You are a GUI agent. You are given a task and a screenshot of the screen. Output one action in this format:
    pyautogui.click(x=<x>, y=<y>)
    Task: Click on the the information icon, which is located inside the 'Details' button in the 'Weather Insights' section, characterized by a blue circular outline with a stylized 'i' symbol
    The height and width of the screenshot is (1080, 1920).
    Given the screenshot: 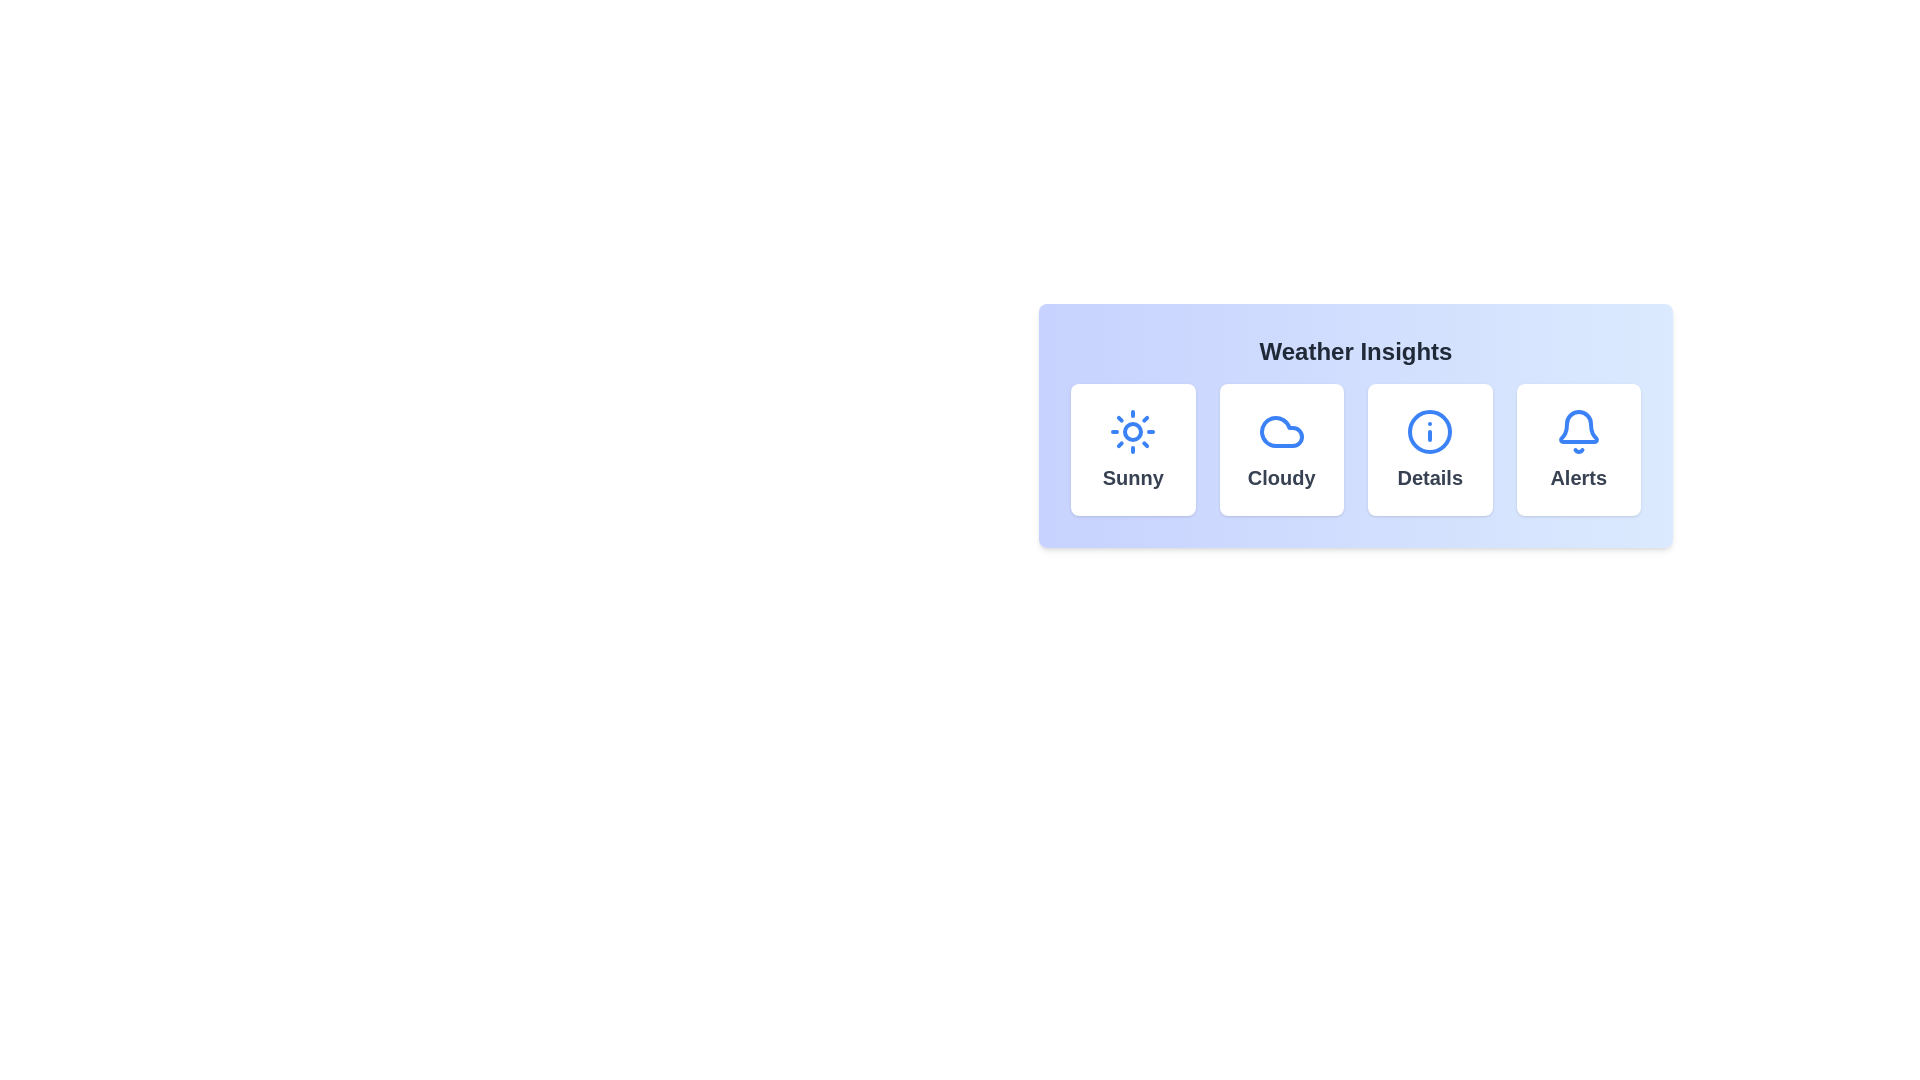 What is the action you would take?
    pyautogui.click(x=1429, y=431)
    